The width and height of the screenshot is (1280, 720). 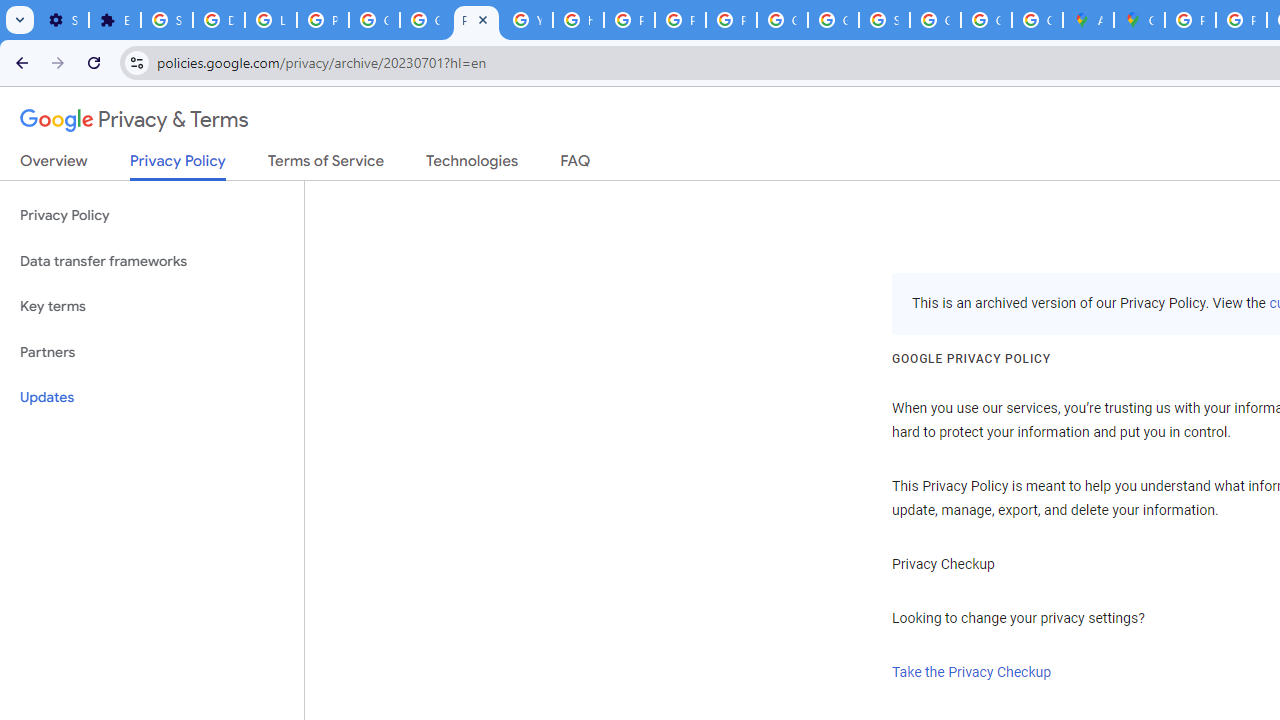 I want to click on 'Sign in - Google Accounts', so click(x=167, y=20).